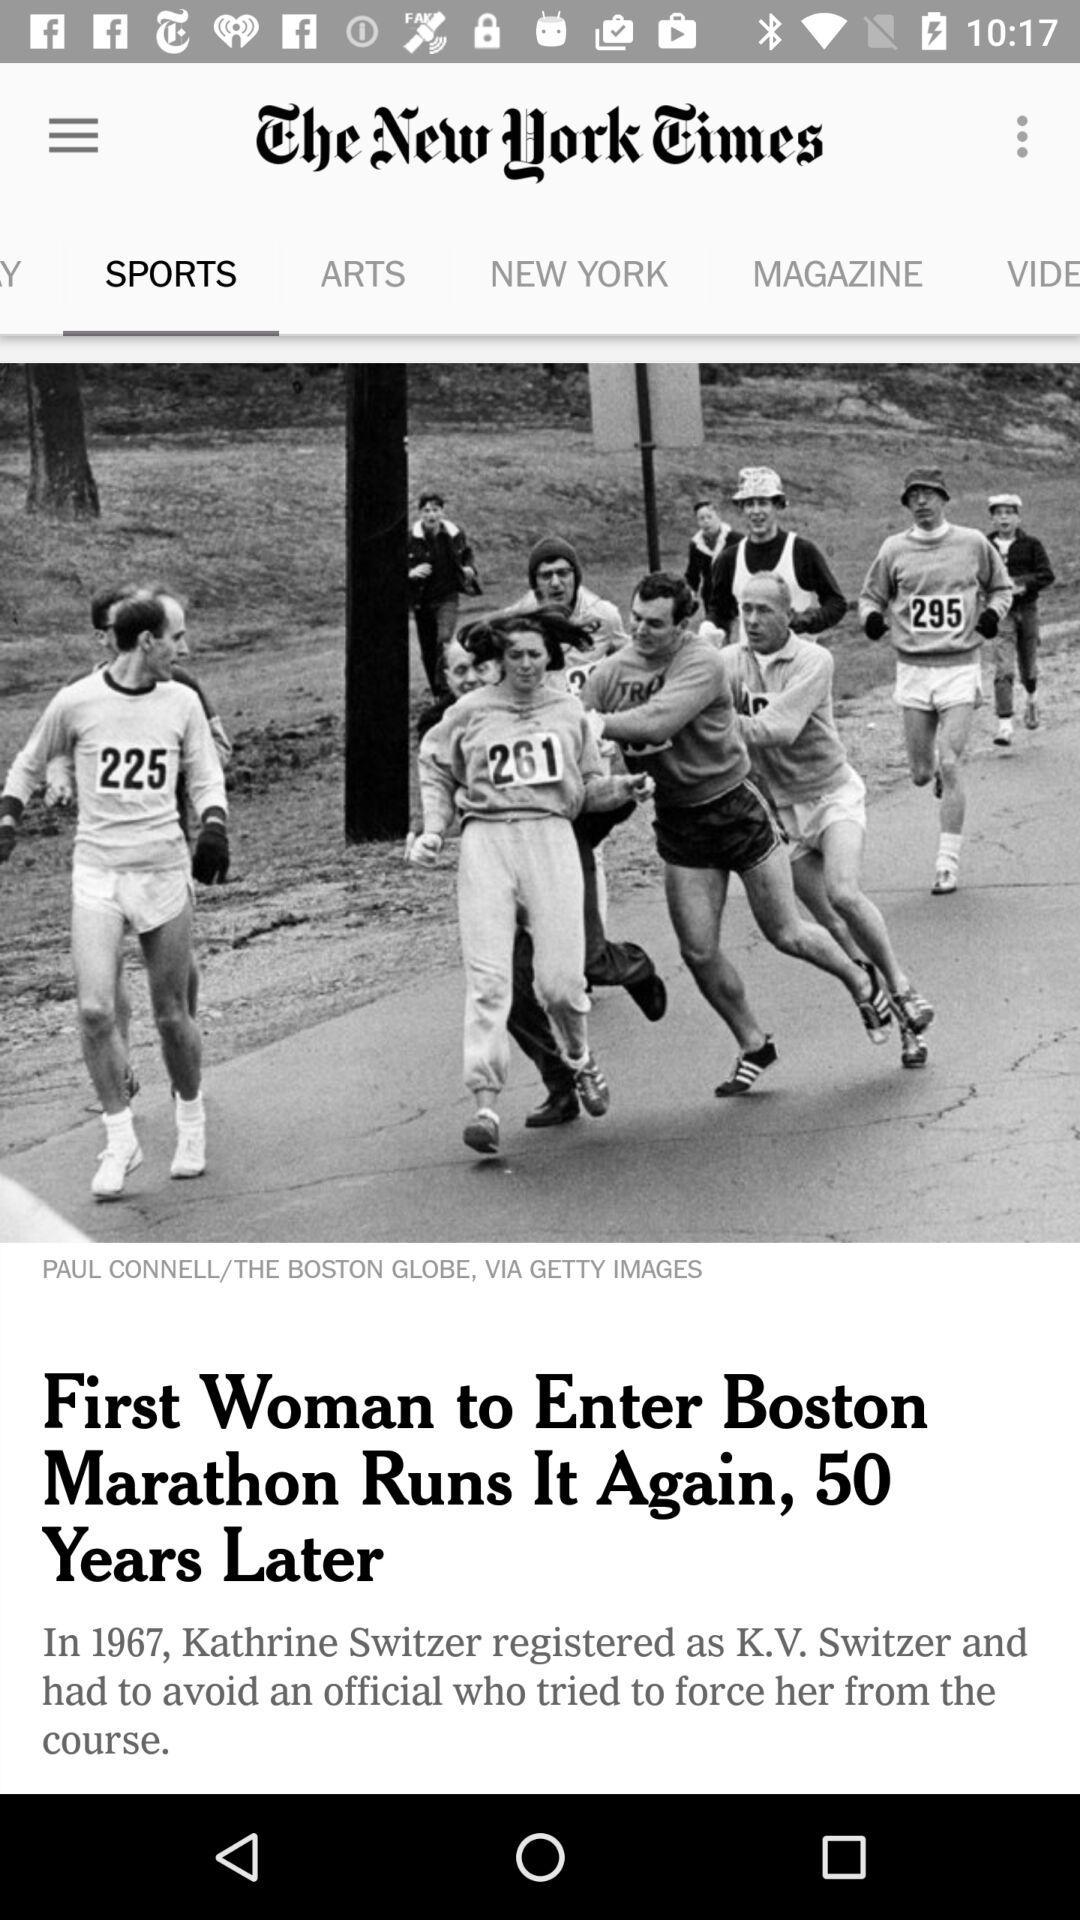  I want to click on the sports icon, so click(169, 272).